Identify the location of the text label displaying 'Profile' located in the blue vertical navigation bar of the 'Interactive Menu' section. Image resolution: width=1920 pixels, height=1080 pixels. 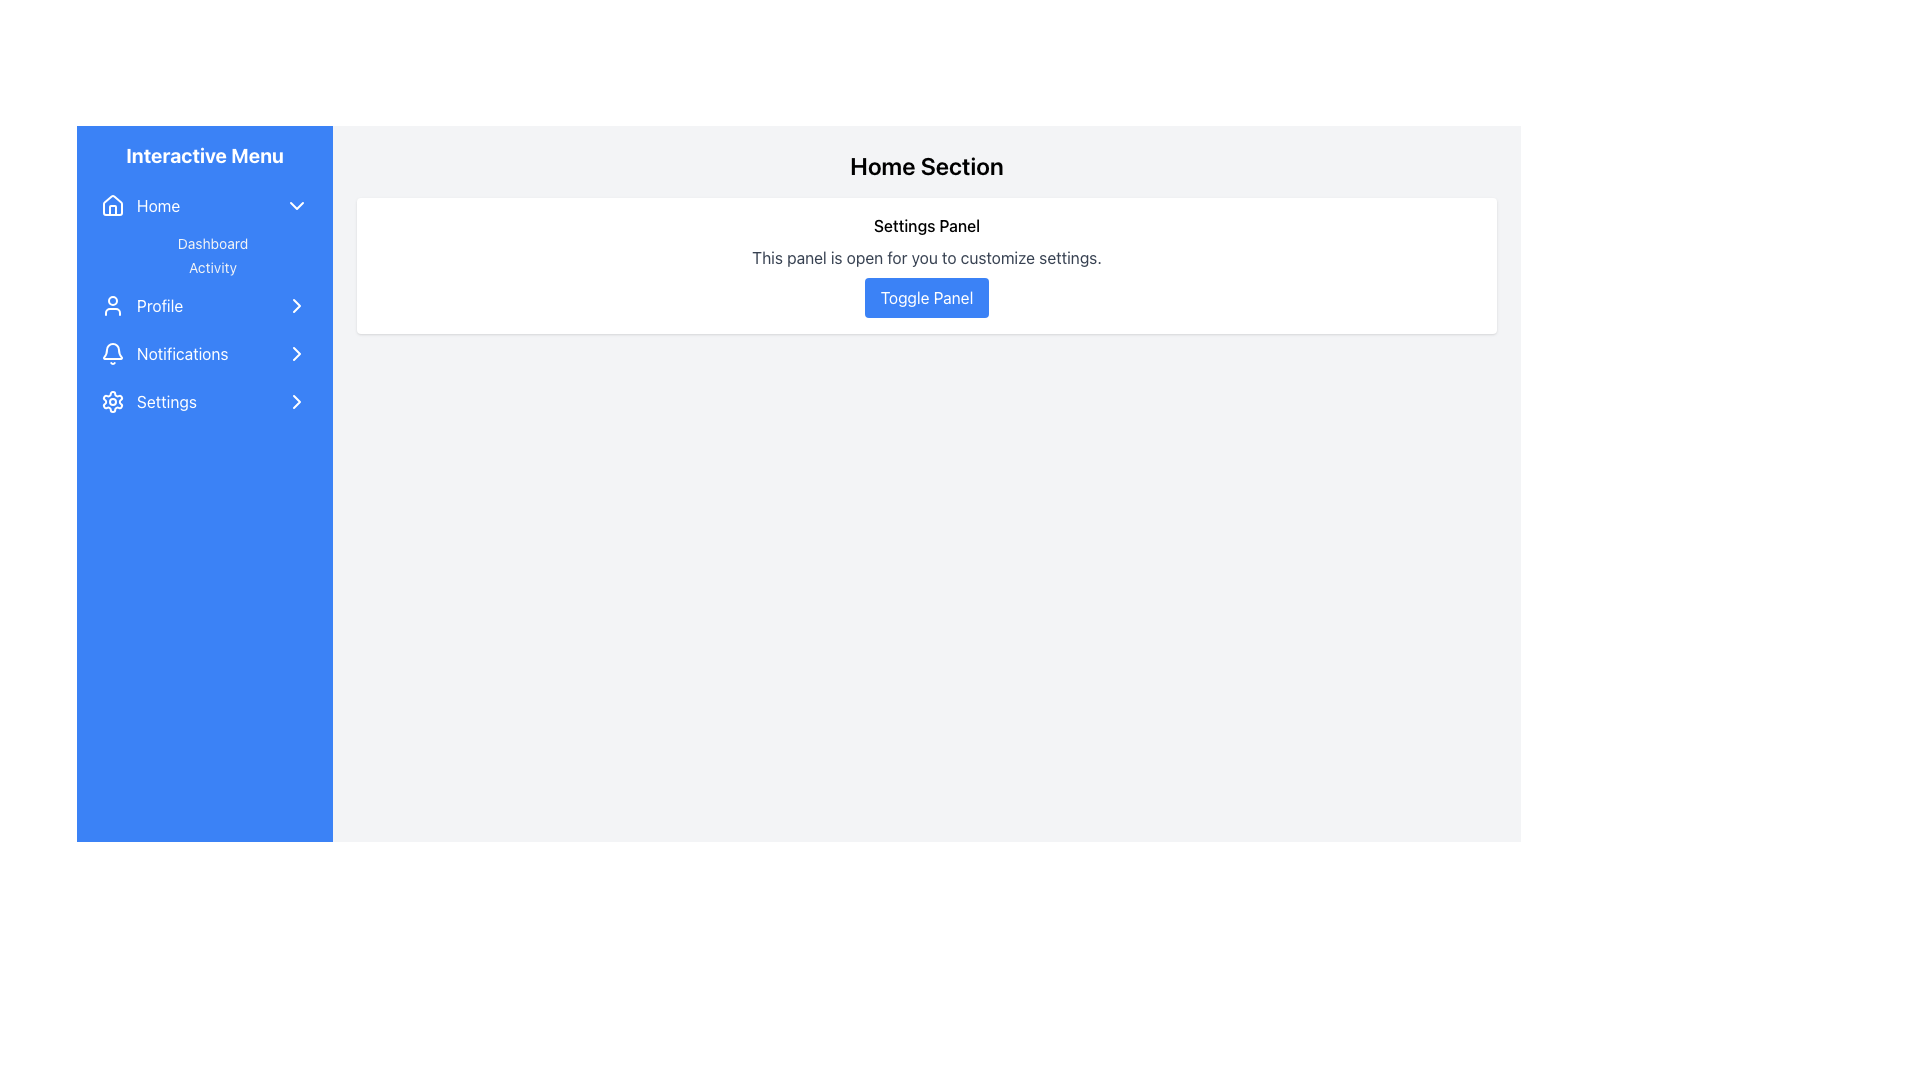
(160, 305).